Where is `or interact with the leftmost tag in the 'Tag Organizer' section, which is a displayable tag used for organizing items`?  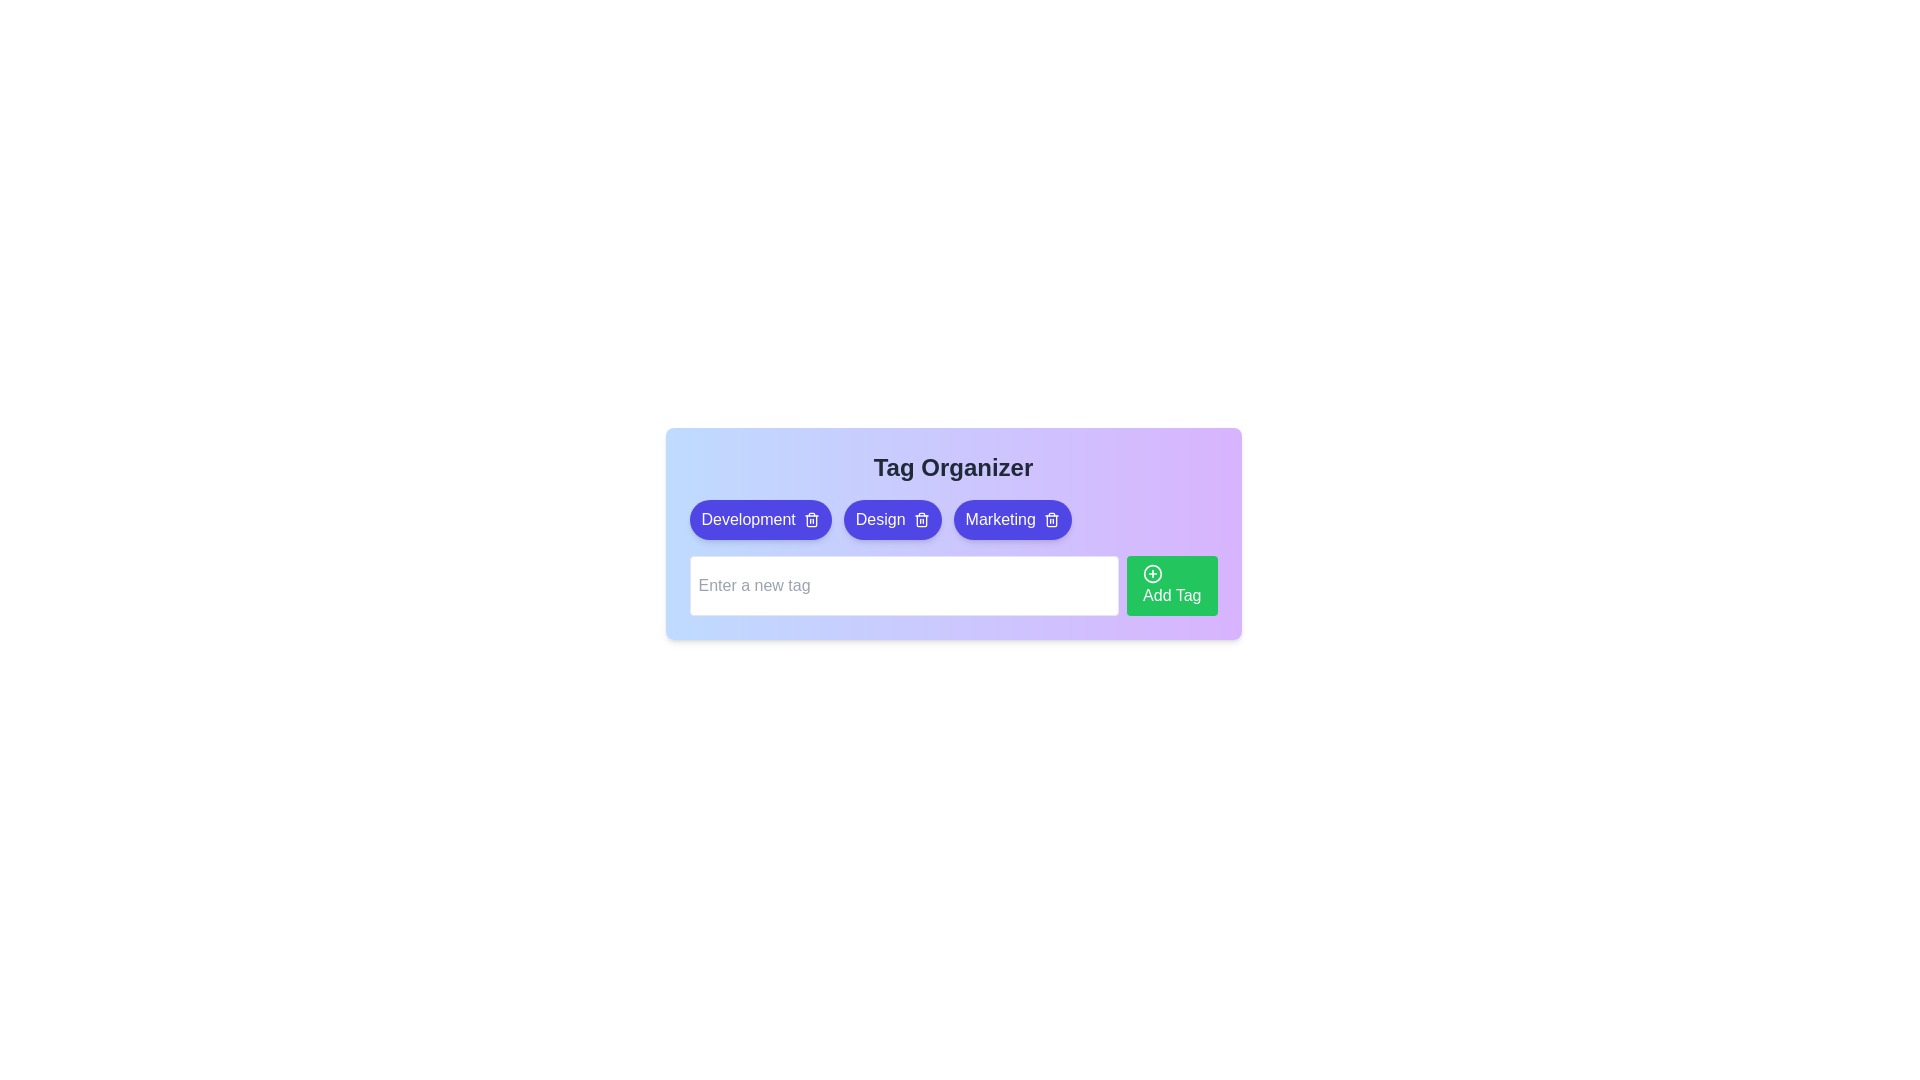
or interact with the leftmost tag in the 'Tag Organizer' section, which is a displayable tag used for organizing items is located at coordinates (747, 519).